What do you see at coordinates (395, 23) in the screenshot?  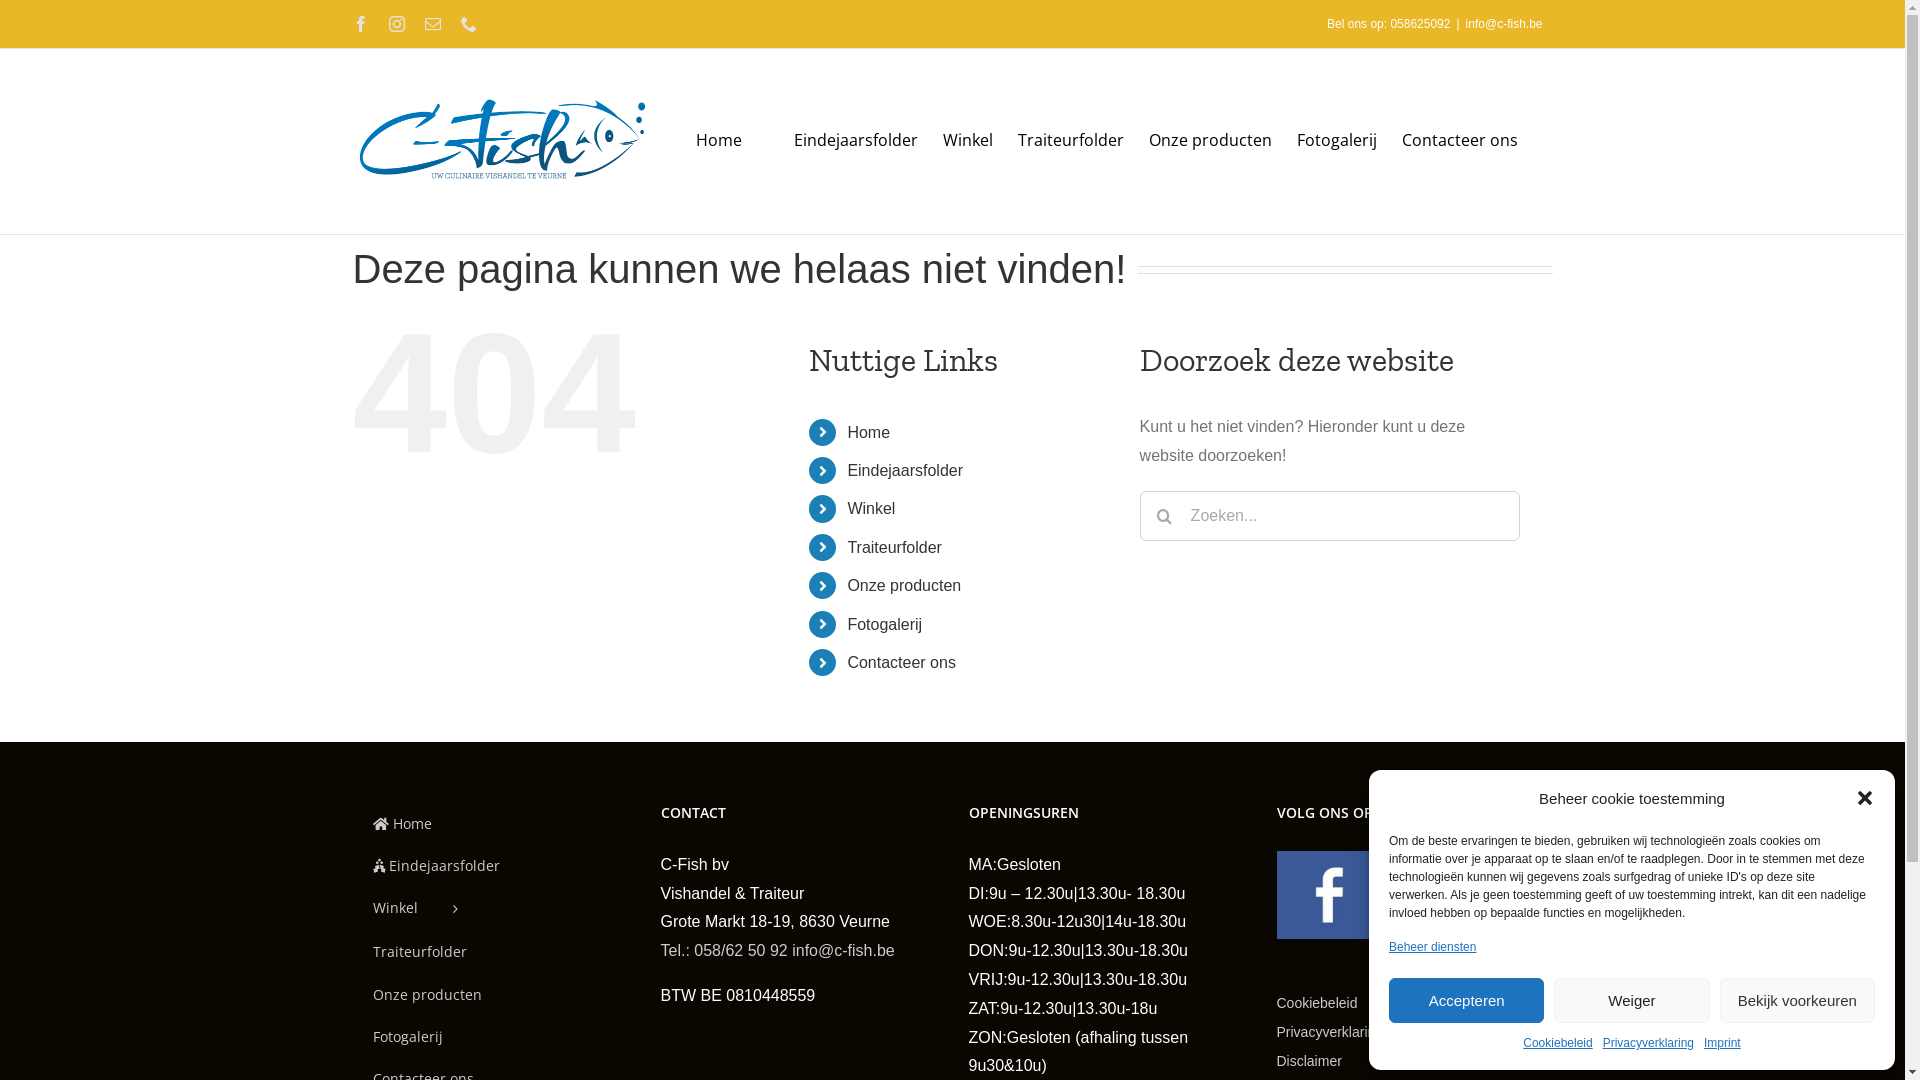 I see `'Instagram'` at bounding box center [395, 23].